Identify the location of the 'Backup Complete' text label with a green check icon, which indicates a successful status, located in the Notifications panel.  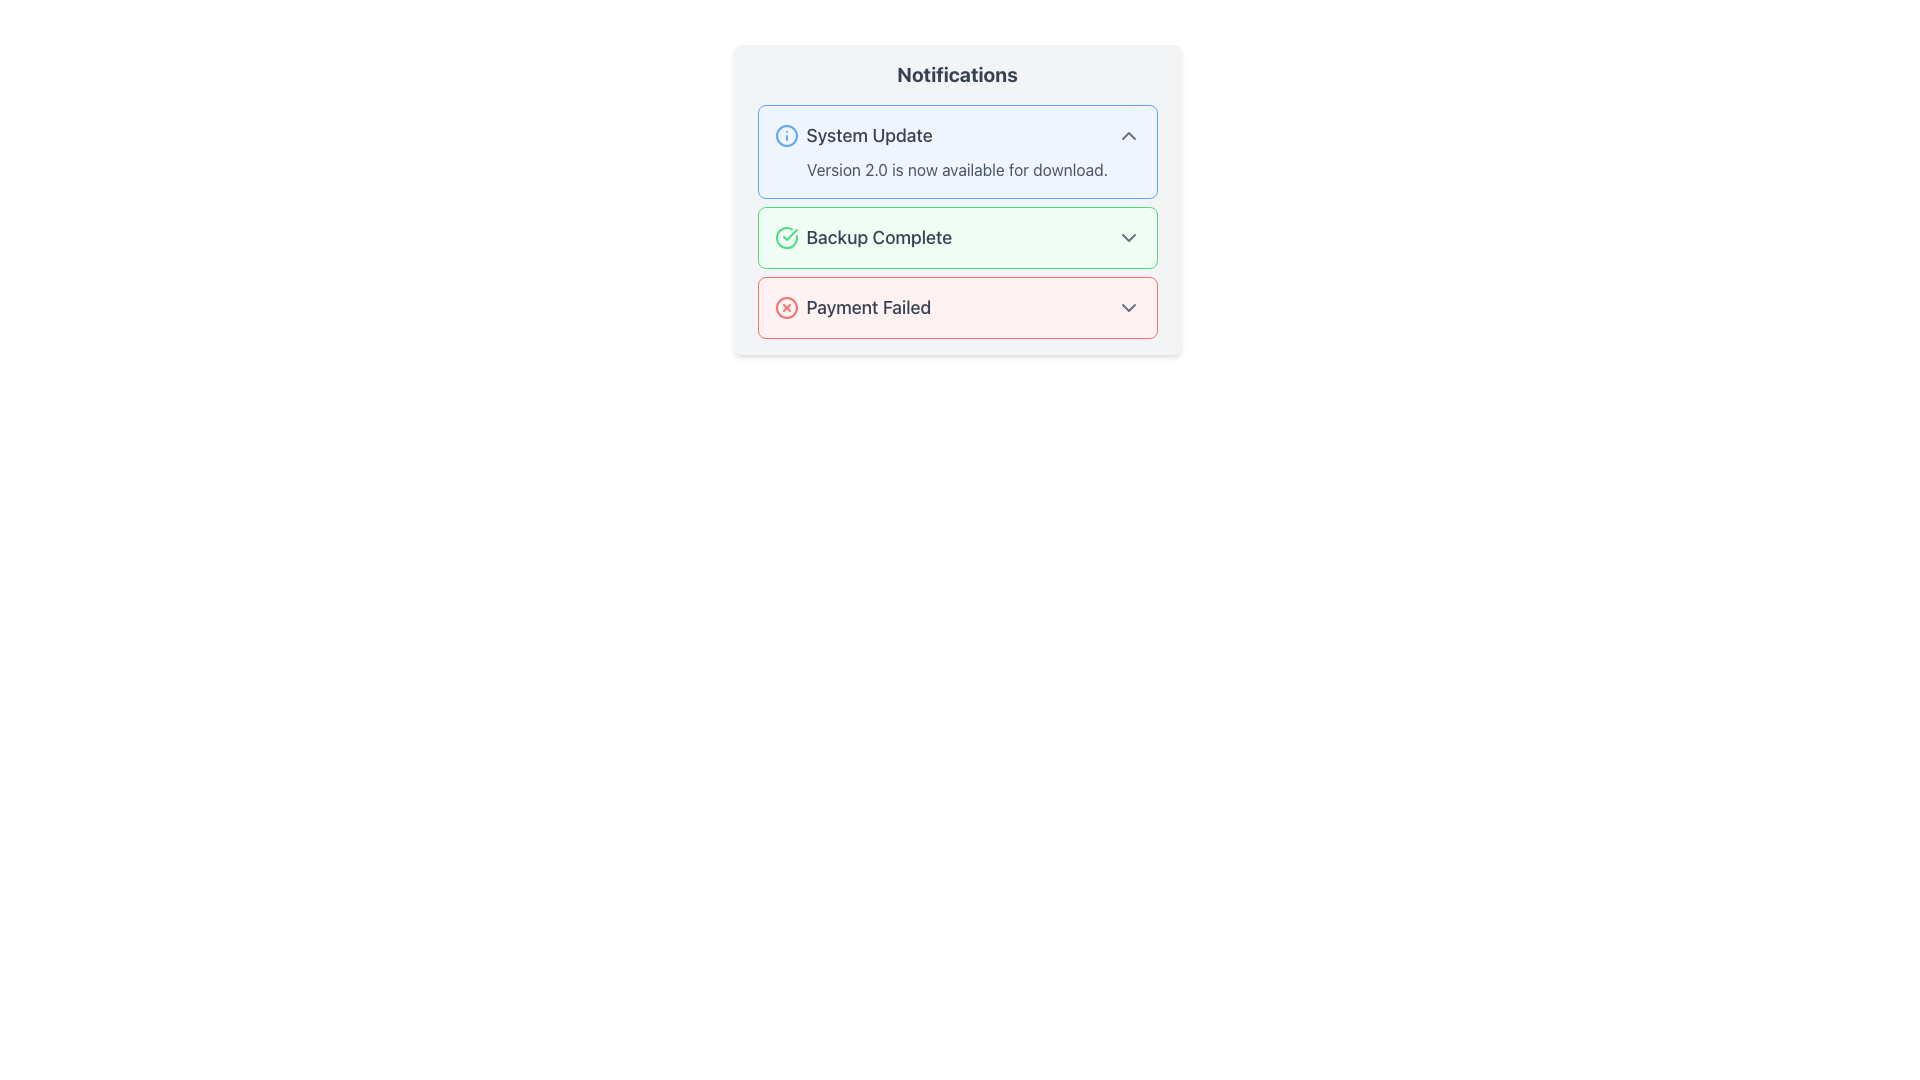
(863, 237).